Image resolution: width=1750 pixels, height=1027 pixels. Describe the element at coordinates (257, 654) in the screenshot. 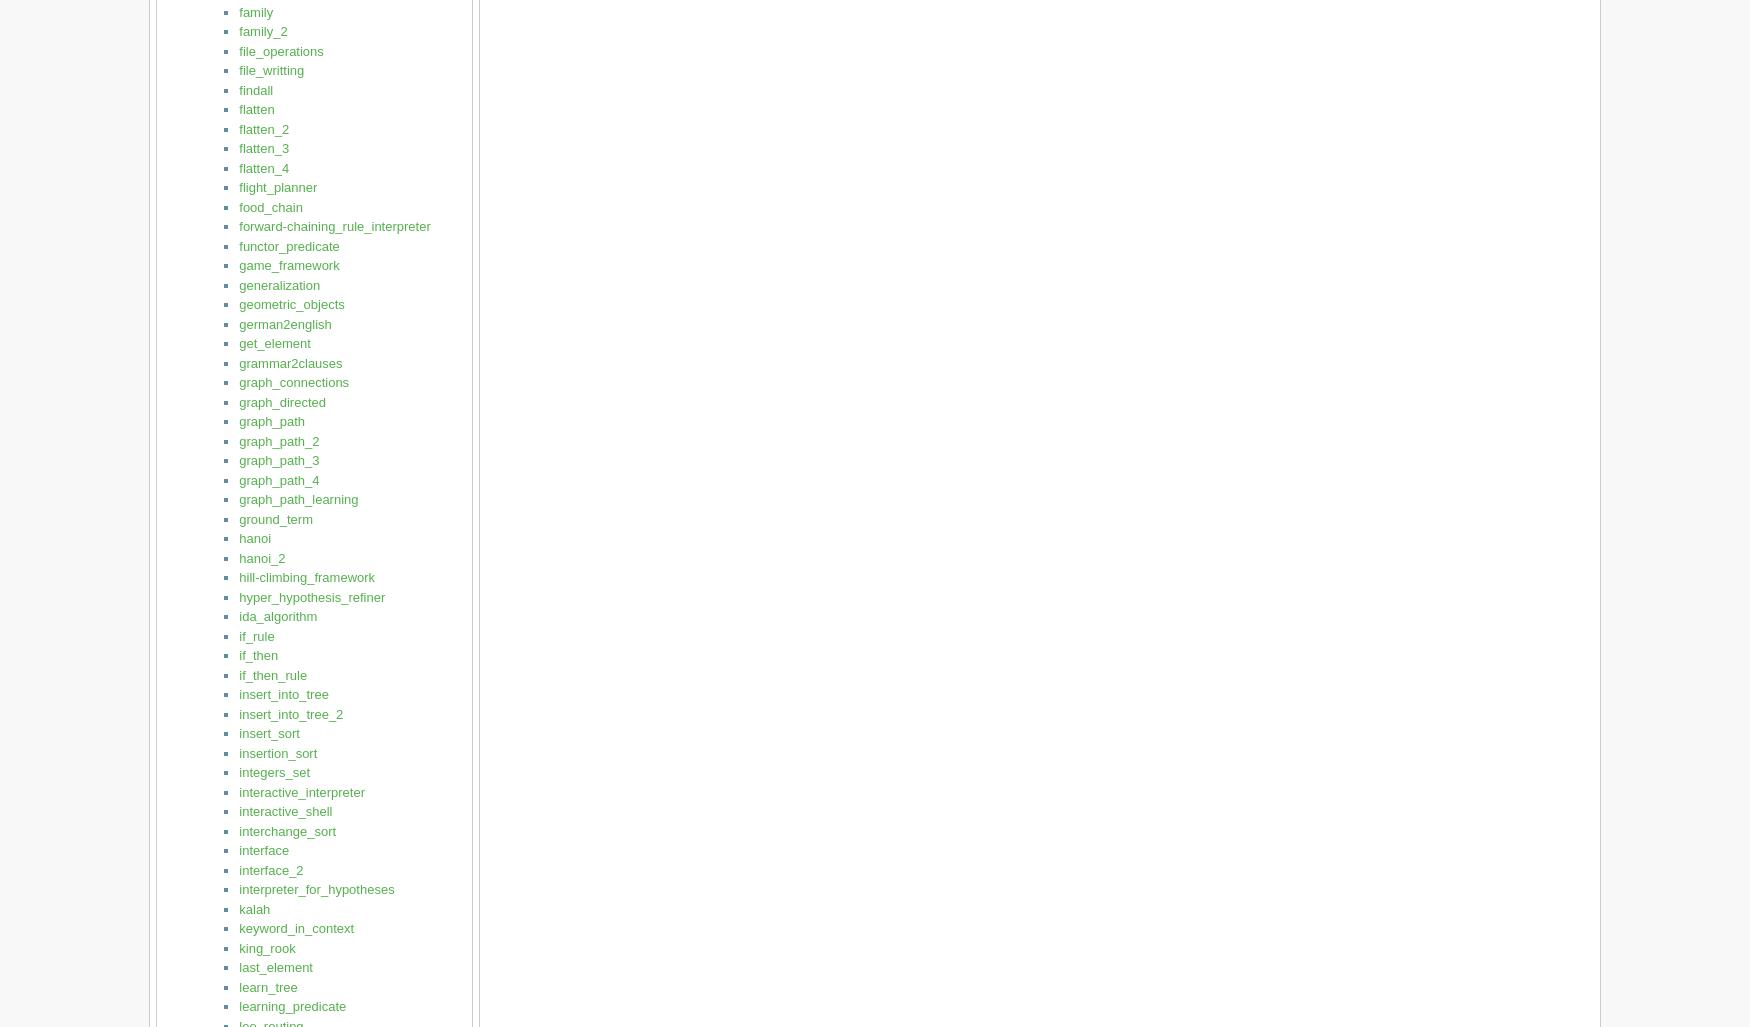

I see `'if_then'` at that location.